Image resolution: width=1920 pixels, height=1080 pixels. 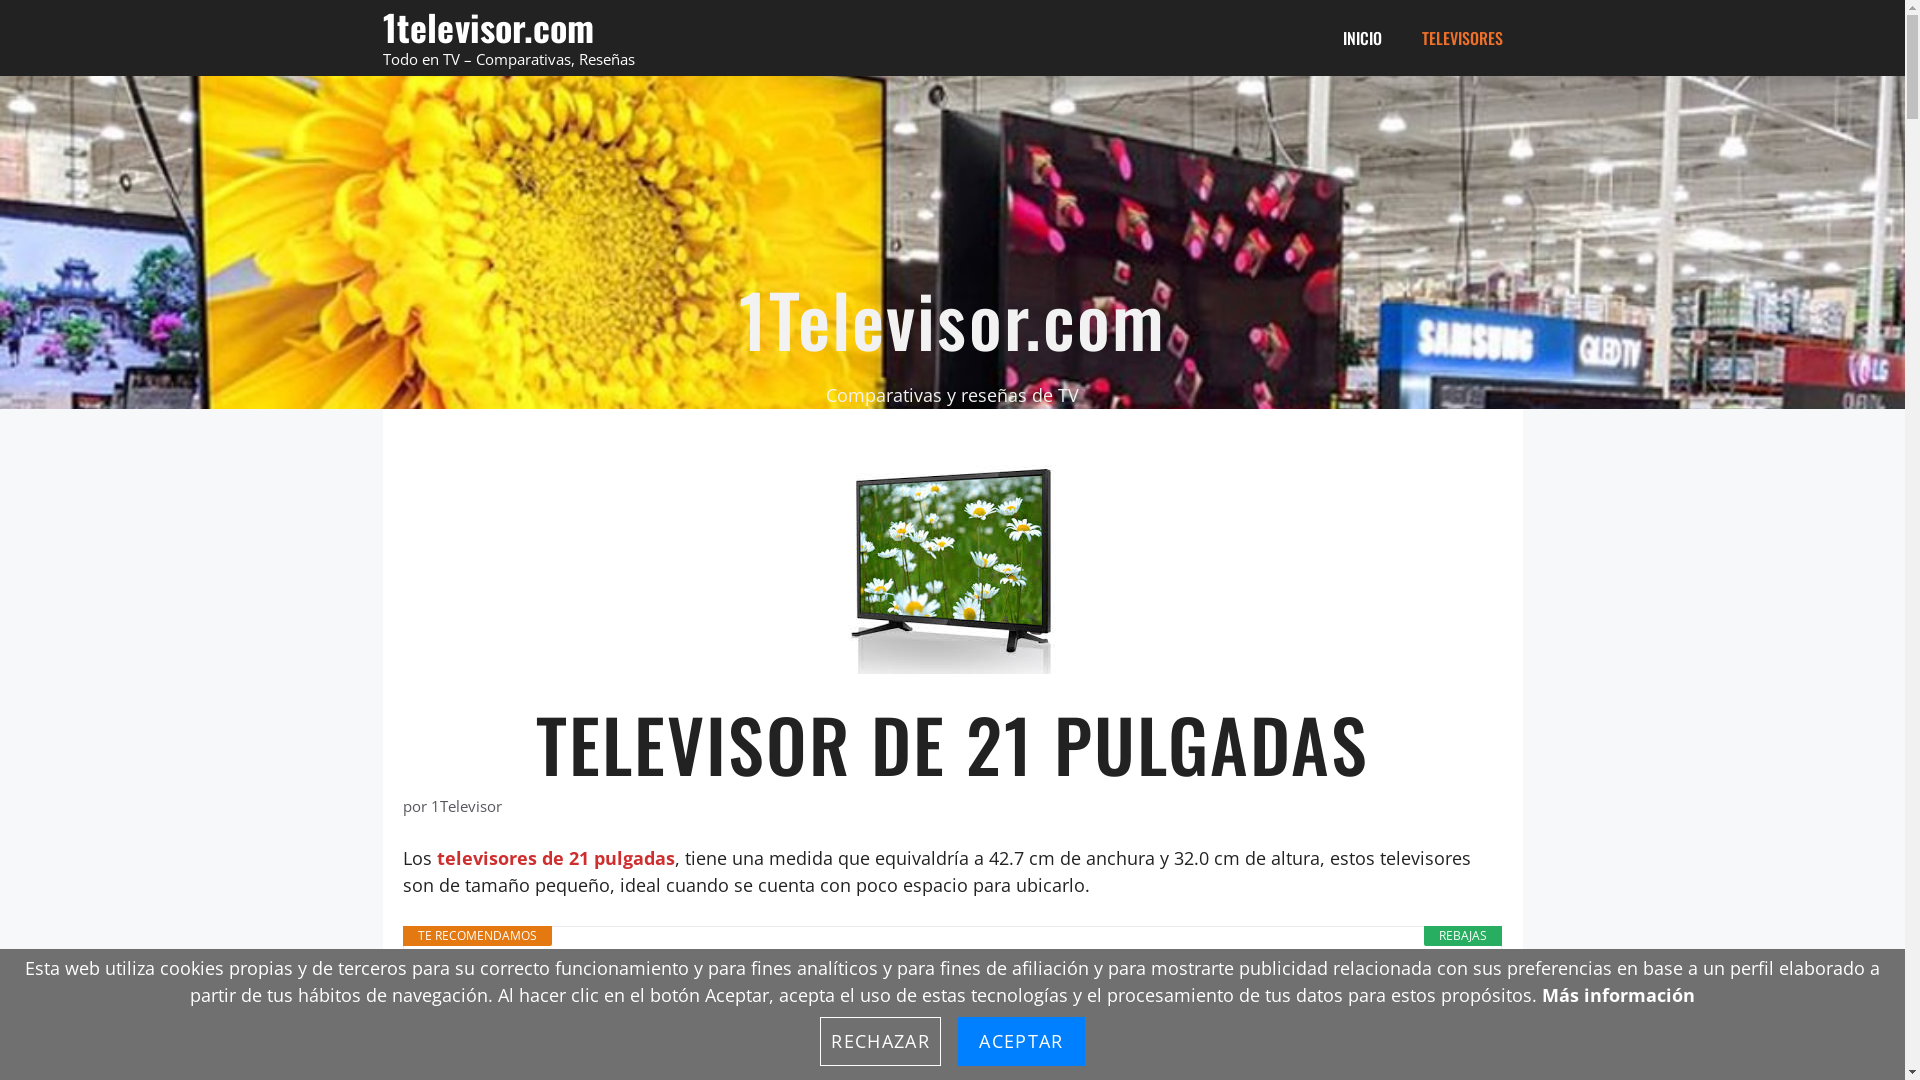 What do you see at coordinates (1462, 38) in the screenshot?
I see `'TELEVISORES'` at bounding box center [1462, 38].